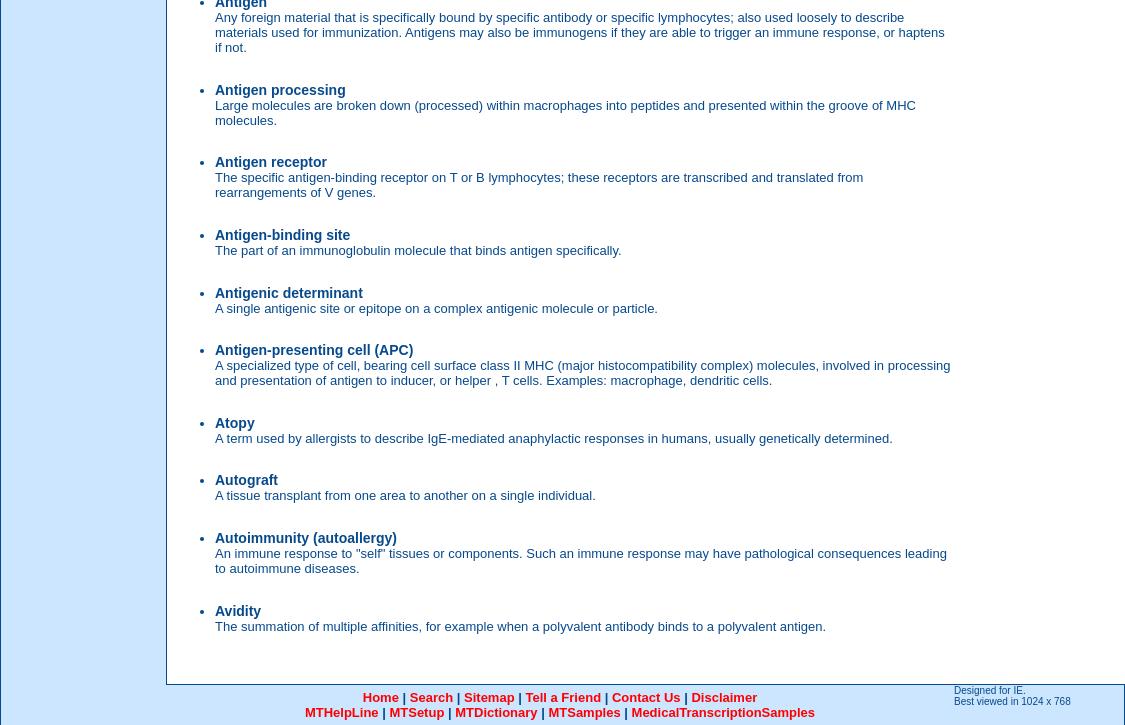  What do you see at coordinates (245, 479) in the screenshot?
I see `'Autograft'` at bounding box center [245, 479].